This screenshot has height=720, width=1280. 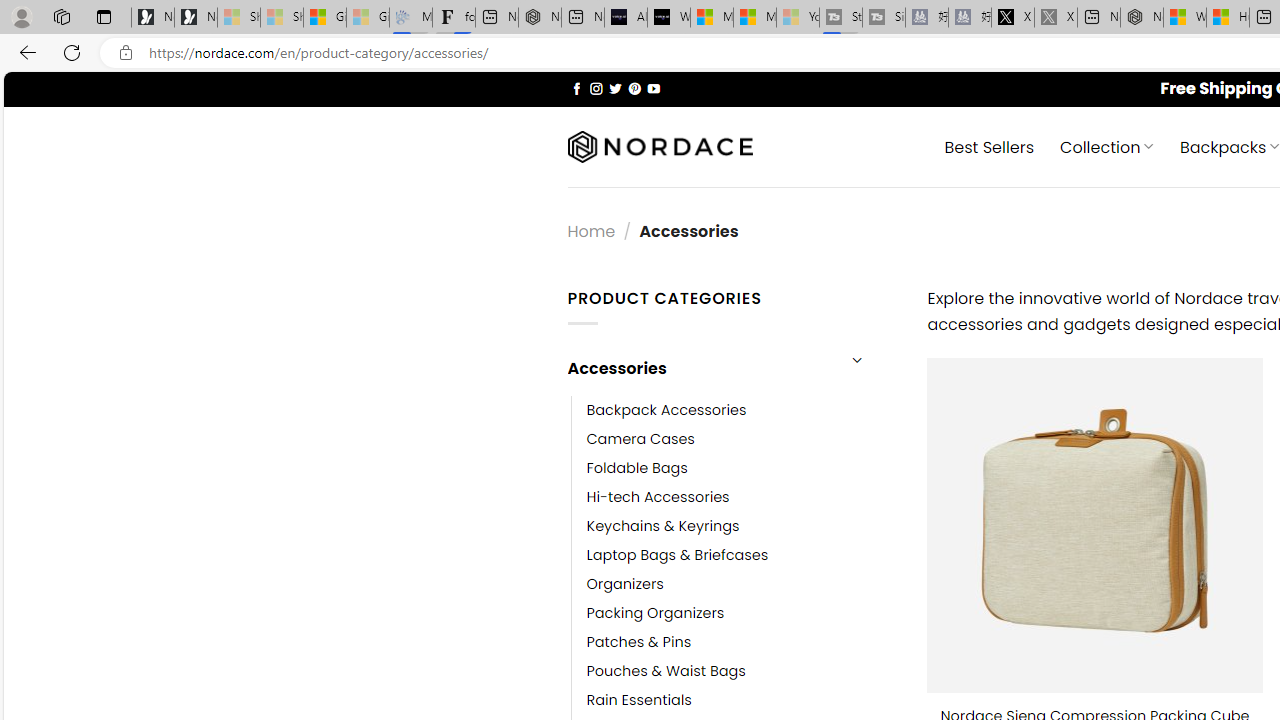 What do you see at coordinates (633, 87) in the screenshot?
I see `'Follow on Pinterest'` at bounding box center [633, 87].